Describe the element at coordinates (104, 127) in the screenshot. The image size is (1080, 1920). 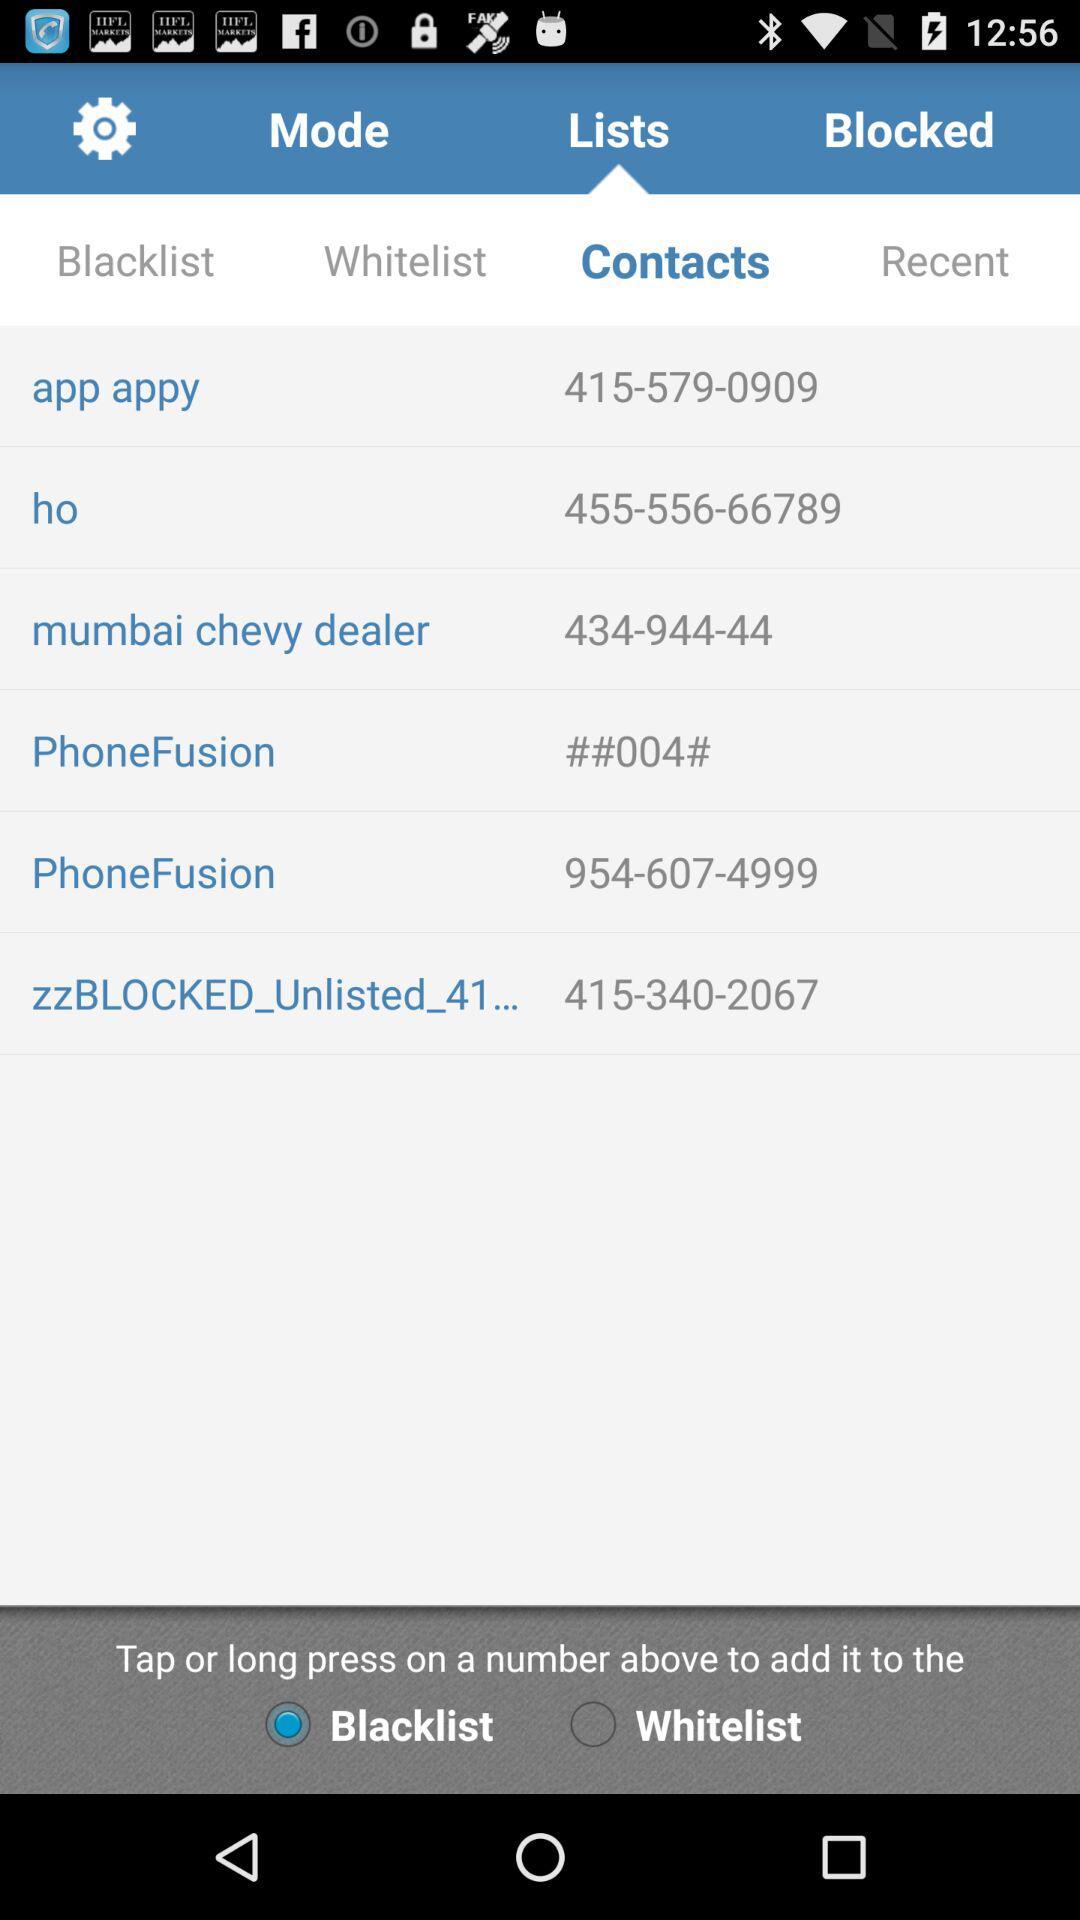
I see `app to the left of the mode` at that location.